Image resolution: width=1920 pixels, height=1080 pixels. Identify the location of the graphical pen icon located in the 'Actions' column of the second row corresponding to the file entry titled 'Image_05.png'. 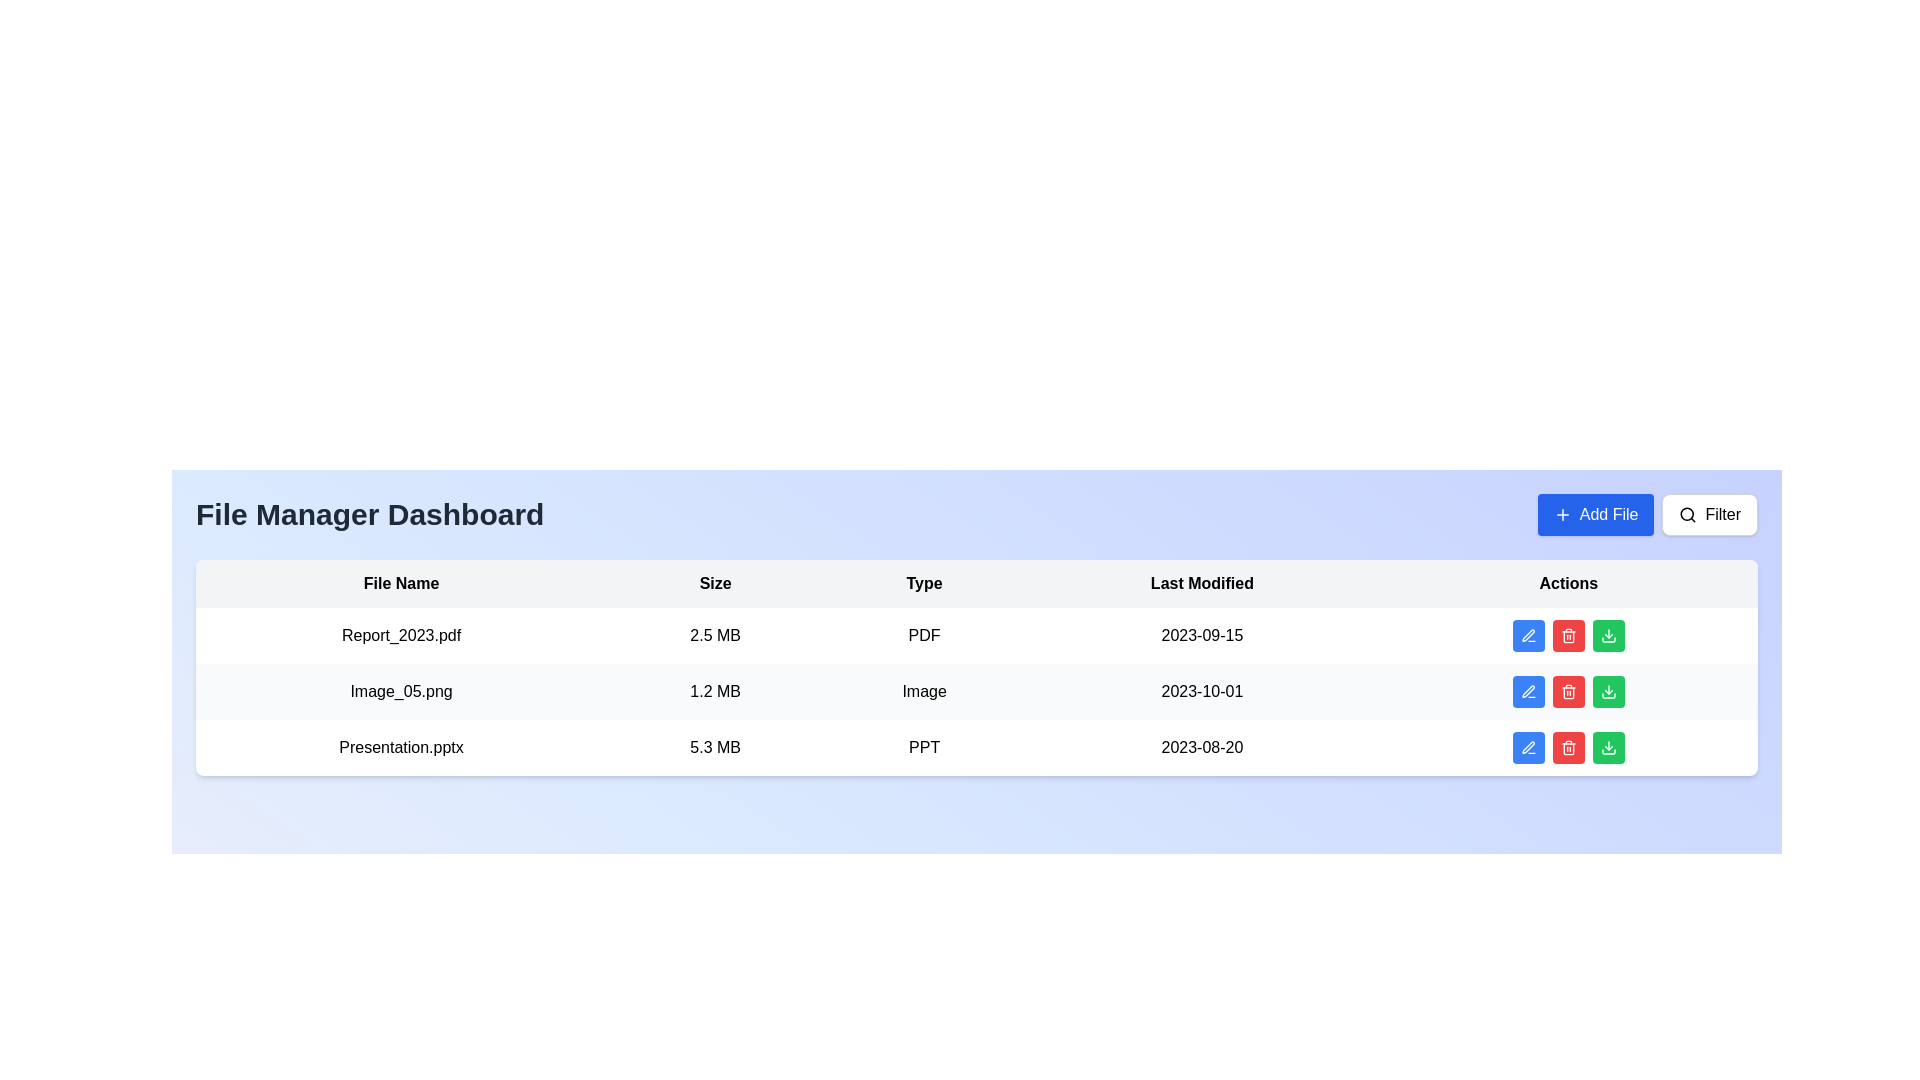
(1527, 635).